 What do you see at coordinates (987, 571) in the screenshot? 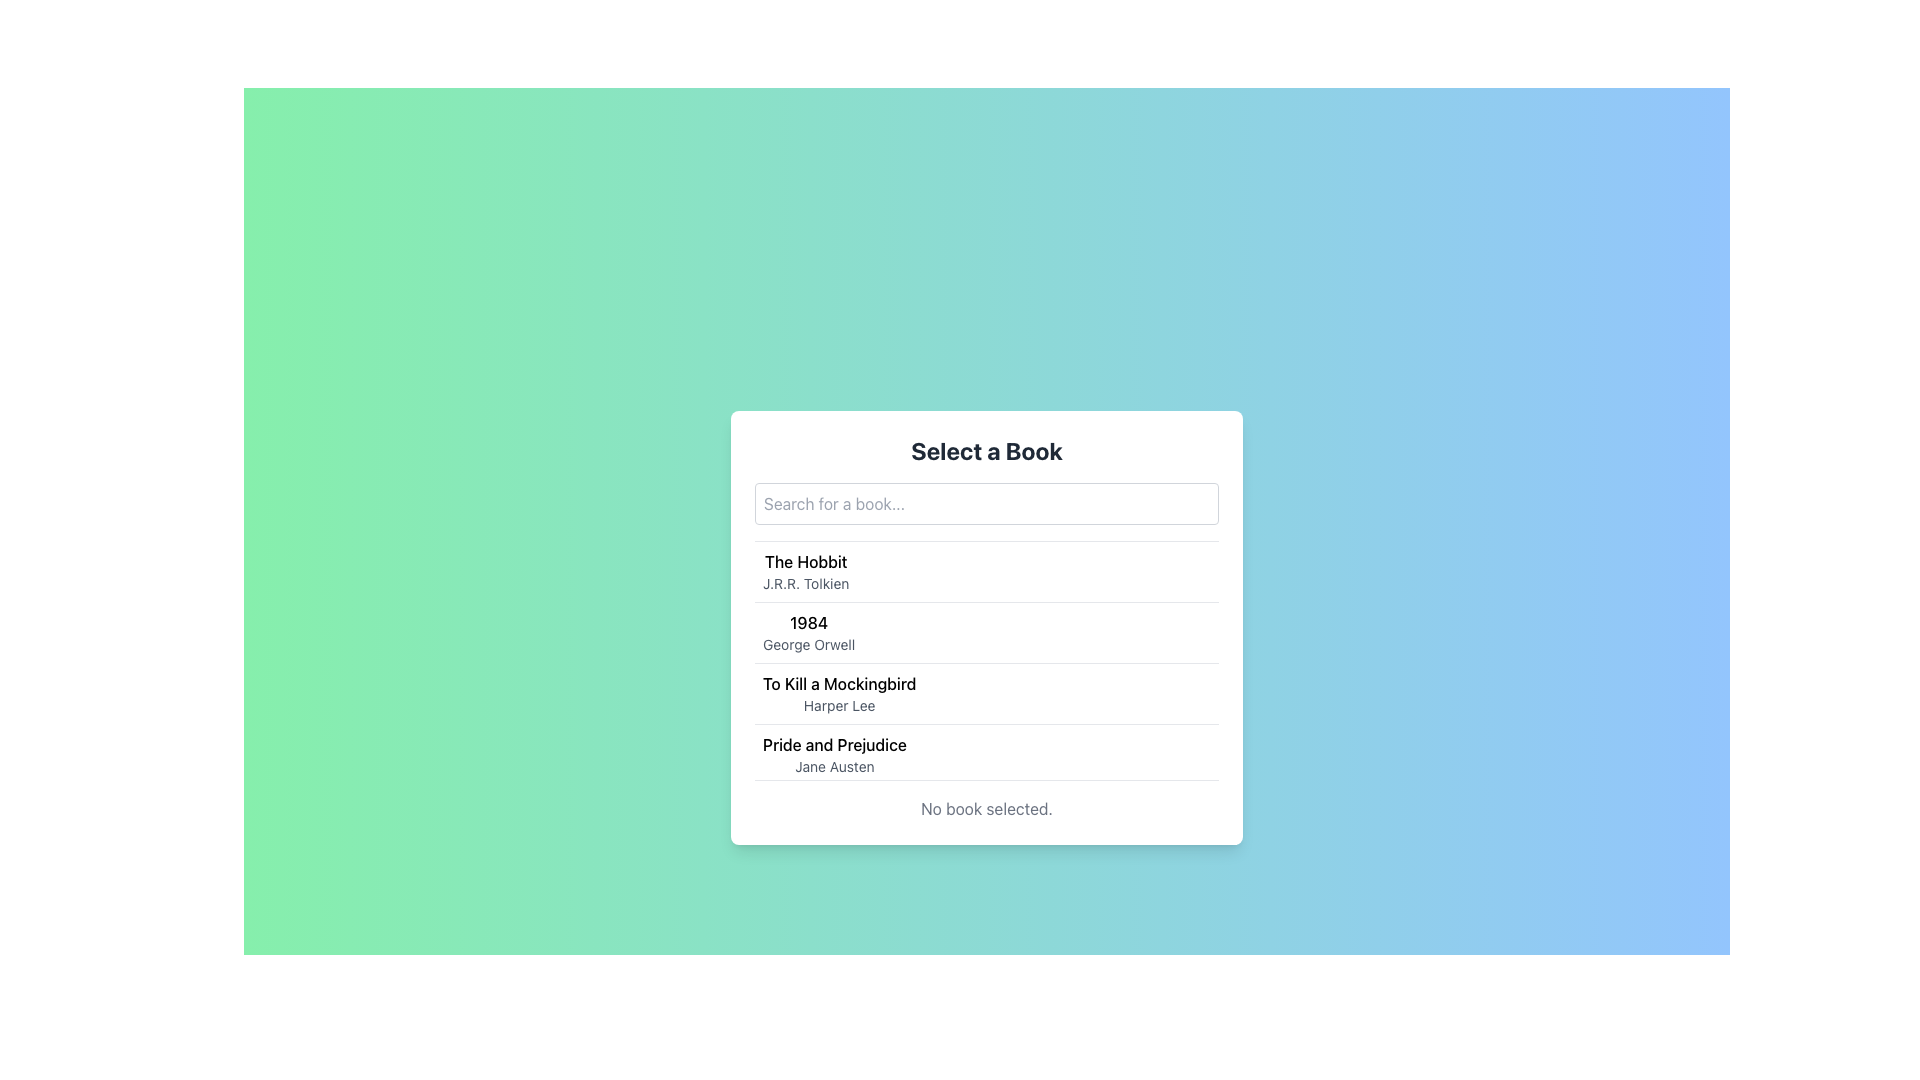
I see `the first list item representing 'The Hobbit' by 'J.R.R. Tolkien'` at bounding box center [987, 571].